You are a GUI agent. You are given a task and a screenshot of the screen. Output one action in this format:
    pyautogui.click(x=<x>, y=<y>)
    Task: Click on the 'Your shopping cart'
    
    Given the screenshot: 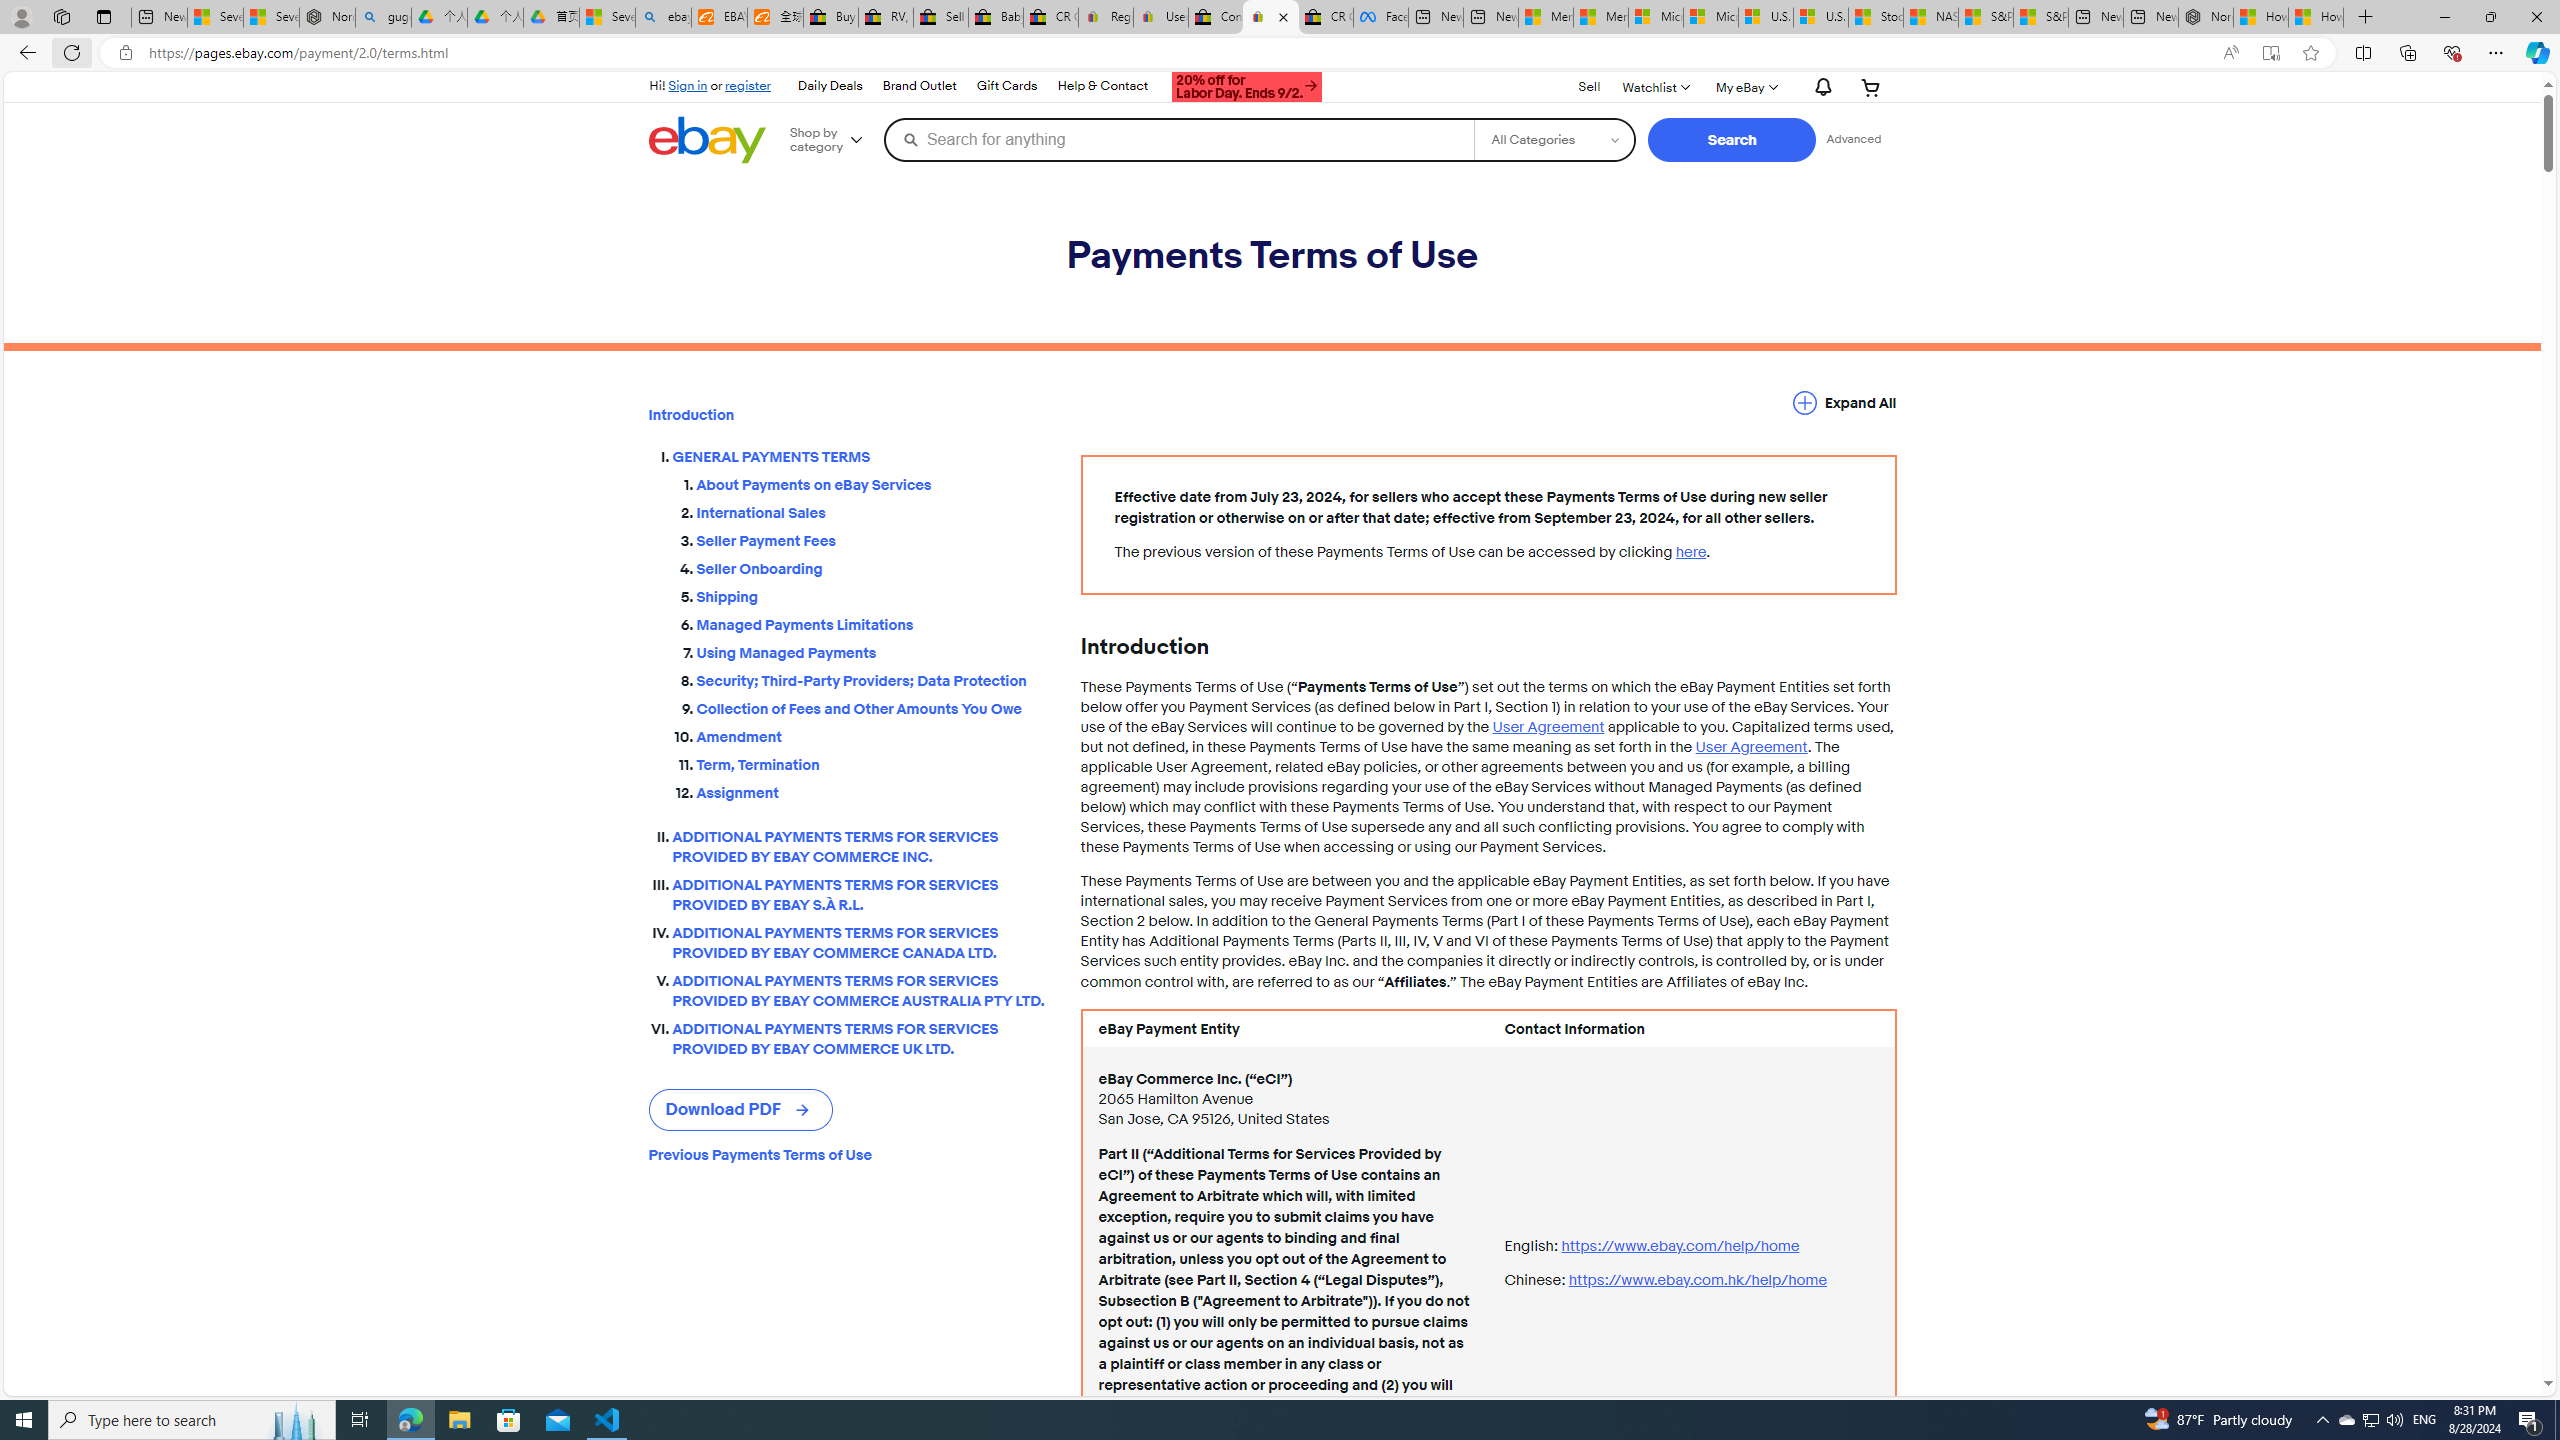 What is the action you would take?
    pyautogui.click(x=1871, y=87)
    